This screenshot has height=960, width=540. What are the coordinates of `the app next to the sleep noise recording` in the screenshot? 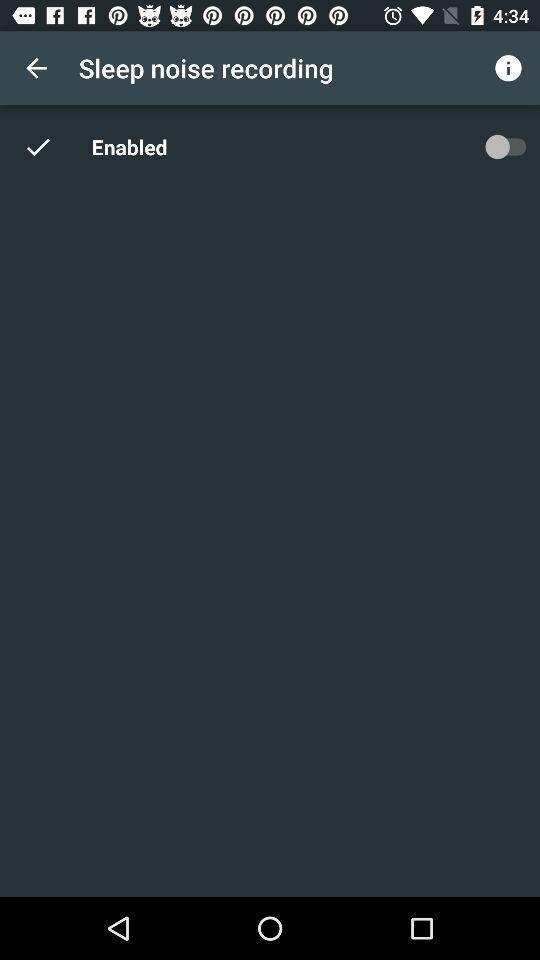 It's located at (36, 68).